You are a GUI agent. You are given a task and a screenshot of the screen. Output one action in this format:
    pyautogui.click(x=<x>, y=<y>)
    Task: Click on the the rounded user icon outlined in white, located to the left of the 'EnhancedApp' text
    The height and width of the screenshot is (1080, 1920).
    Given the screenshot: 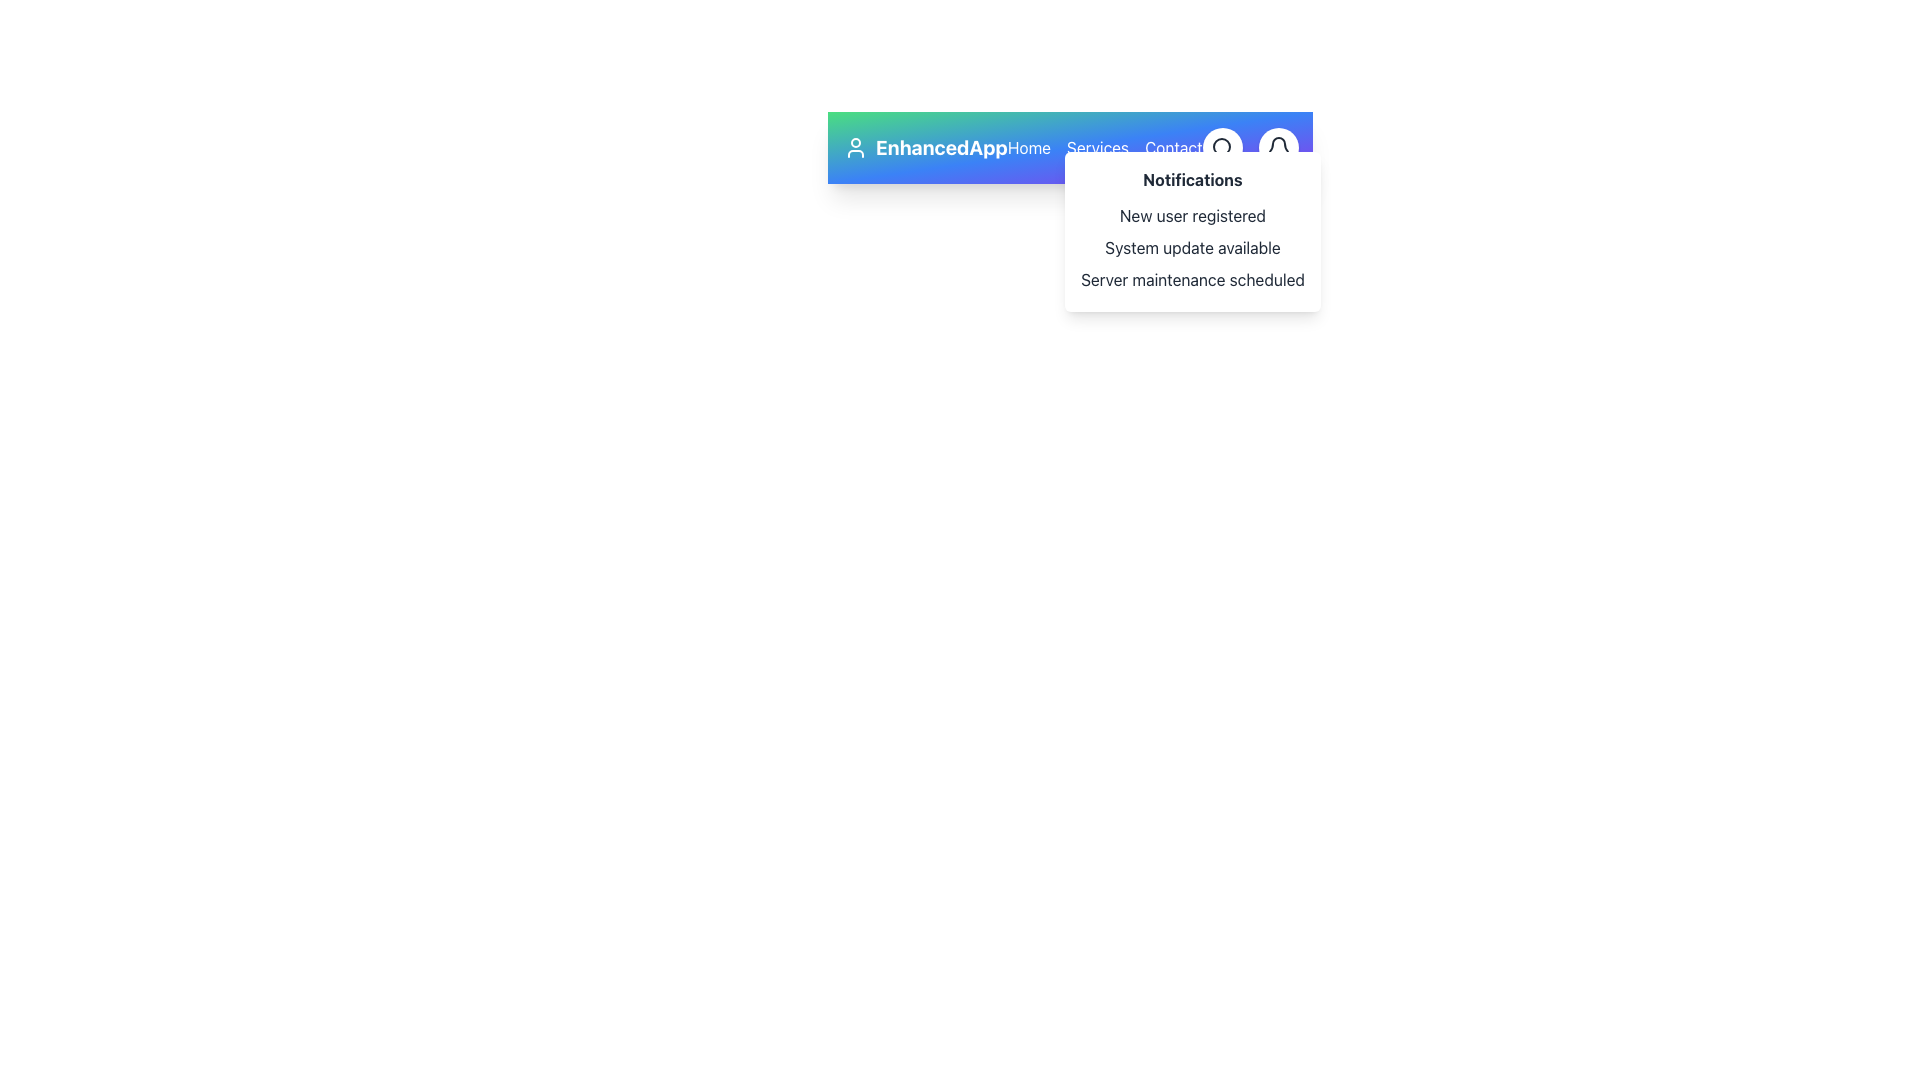 What is the action you would take?
    pyautogui.click(x=855, y=146)
    